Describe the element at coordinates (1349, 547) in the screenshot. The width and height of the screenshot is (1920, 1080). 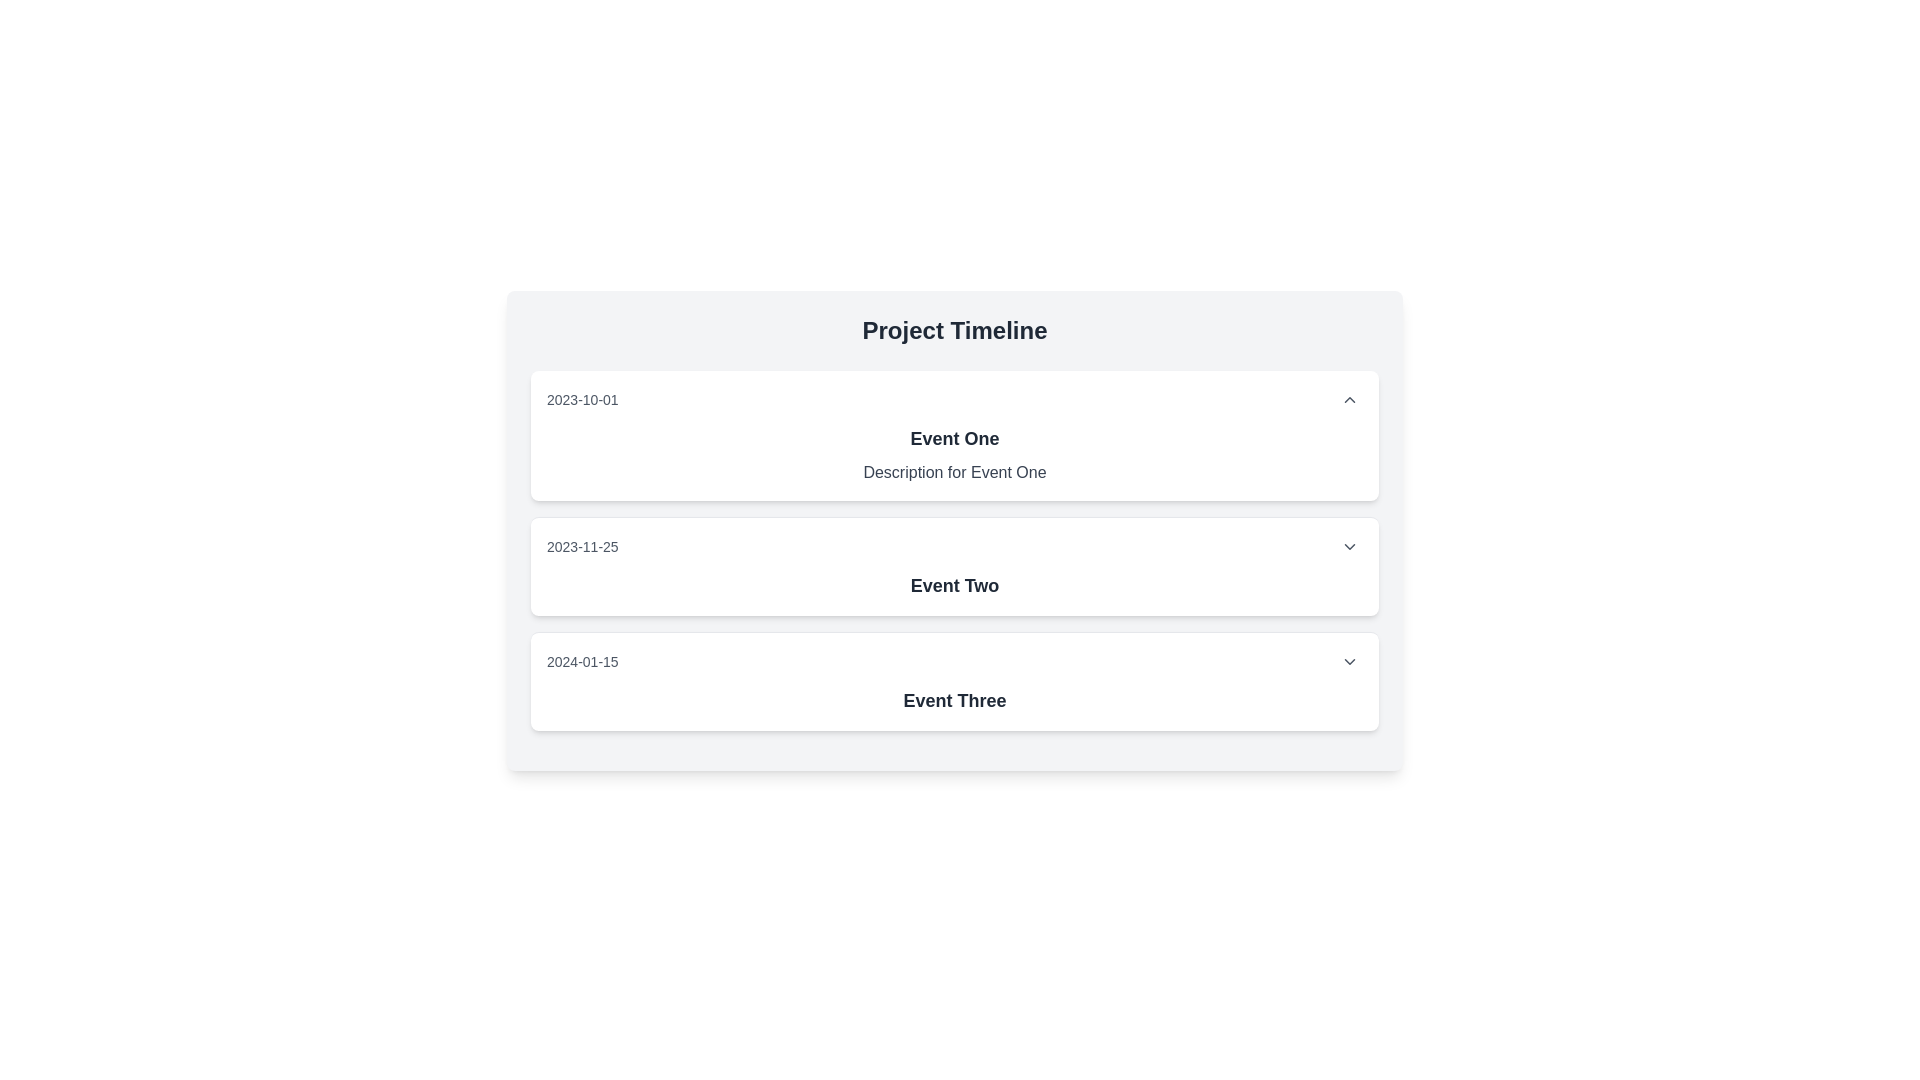
I see `the downward-facing chevron symbol on the far right side of the horizontal bar` at that location.